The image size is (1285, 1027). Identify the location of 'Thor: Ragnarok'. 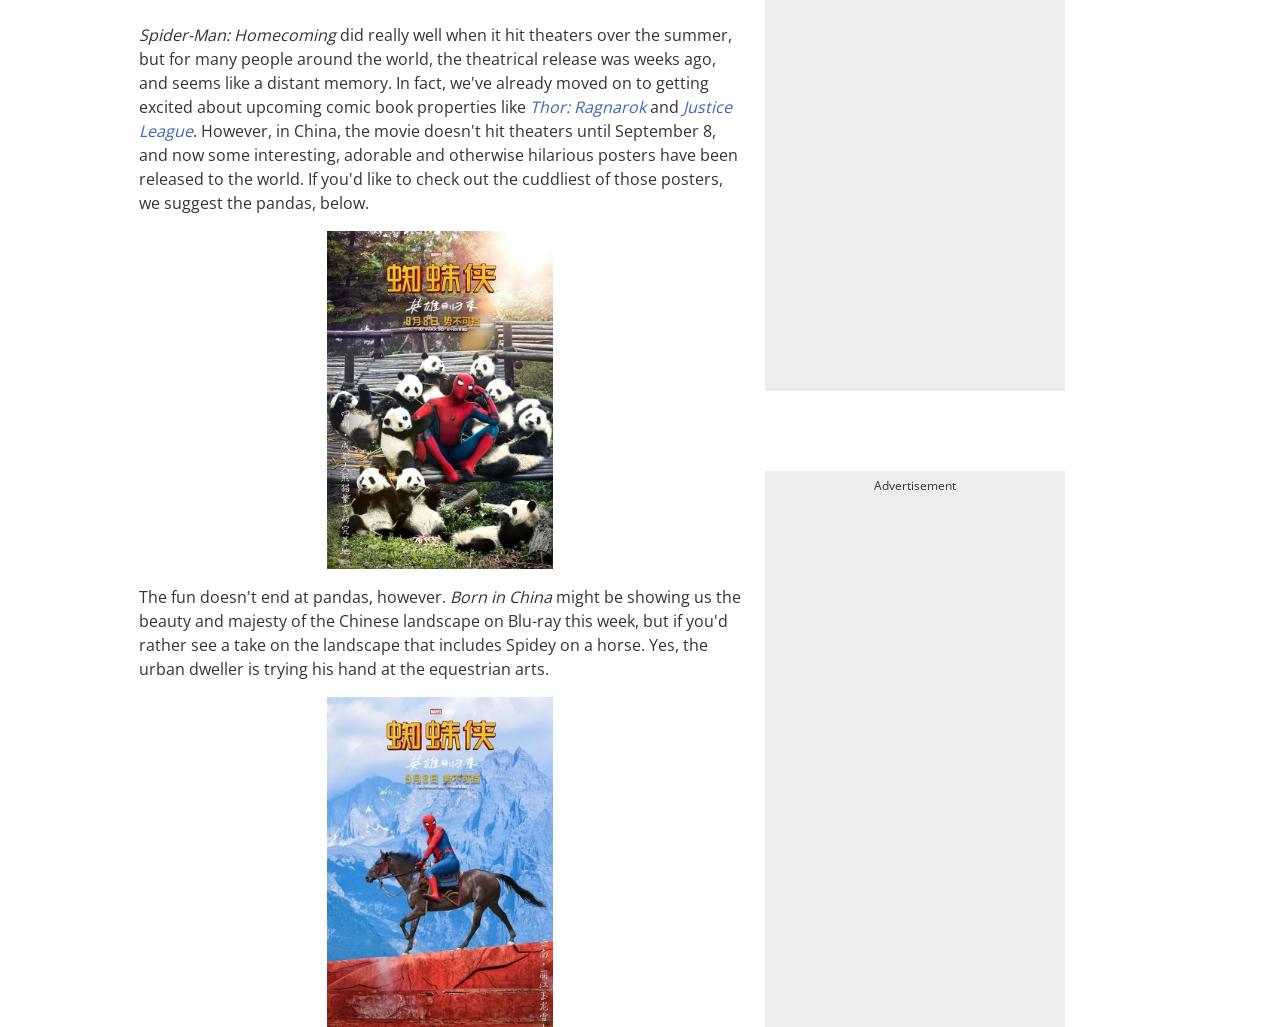
(588, 104).